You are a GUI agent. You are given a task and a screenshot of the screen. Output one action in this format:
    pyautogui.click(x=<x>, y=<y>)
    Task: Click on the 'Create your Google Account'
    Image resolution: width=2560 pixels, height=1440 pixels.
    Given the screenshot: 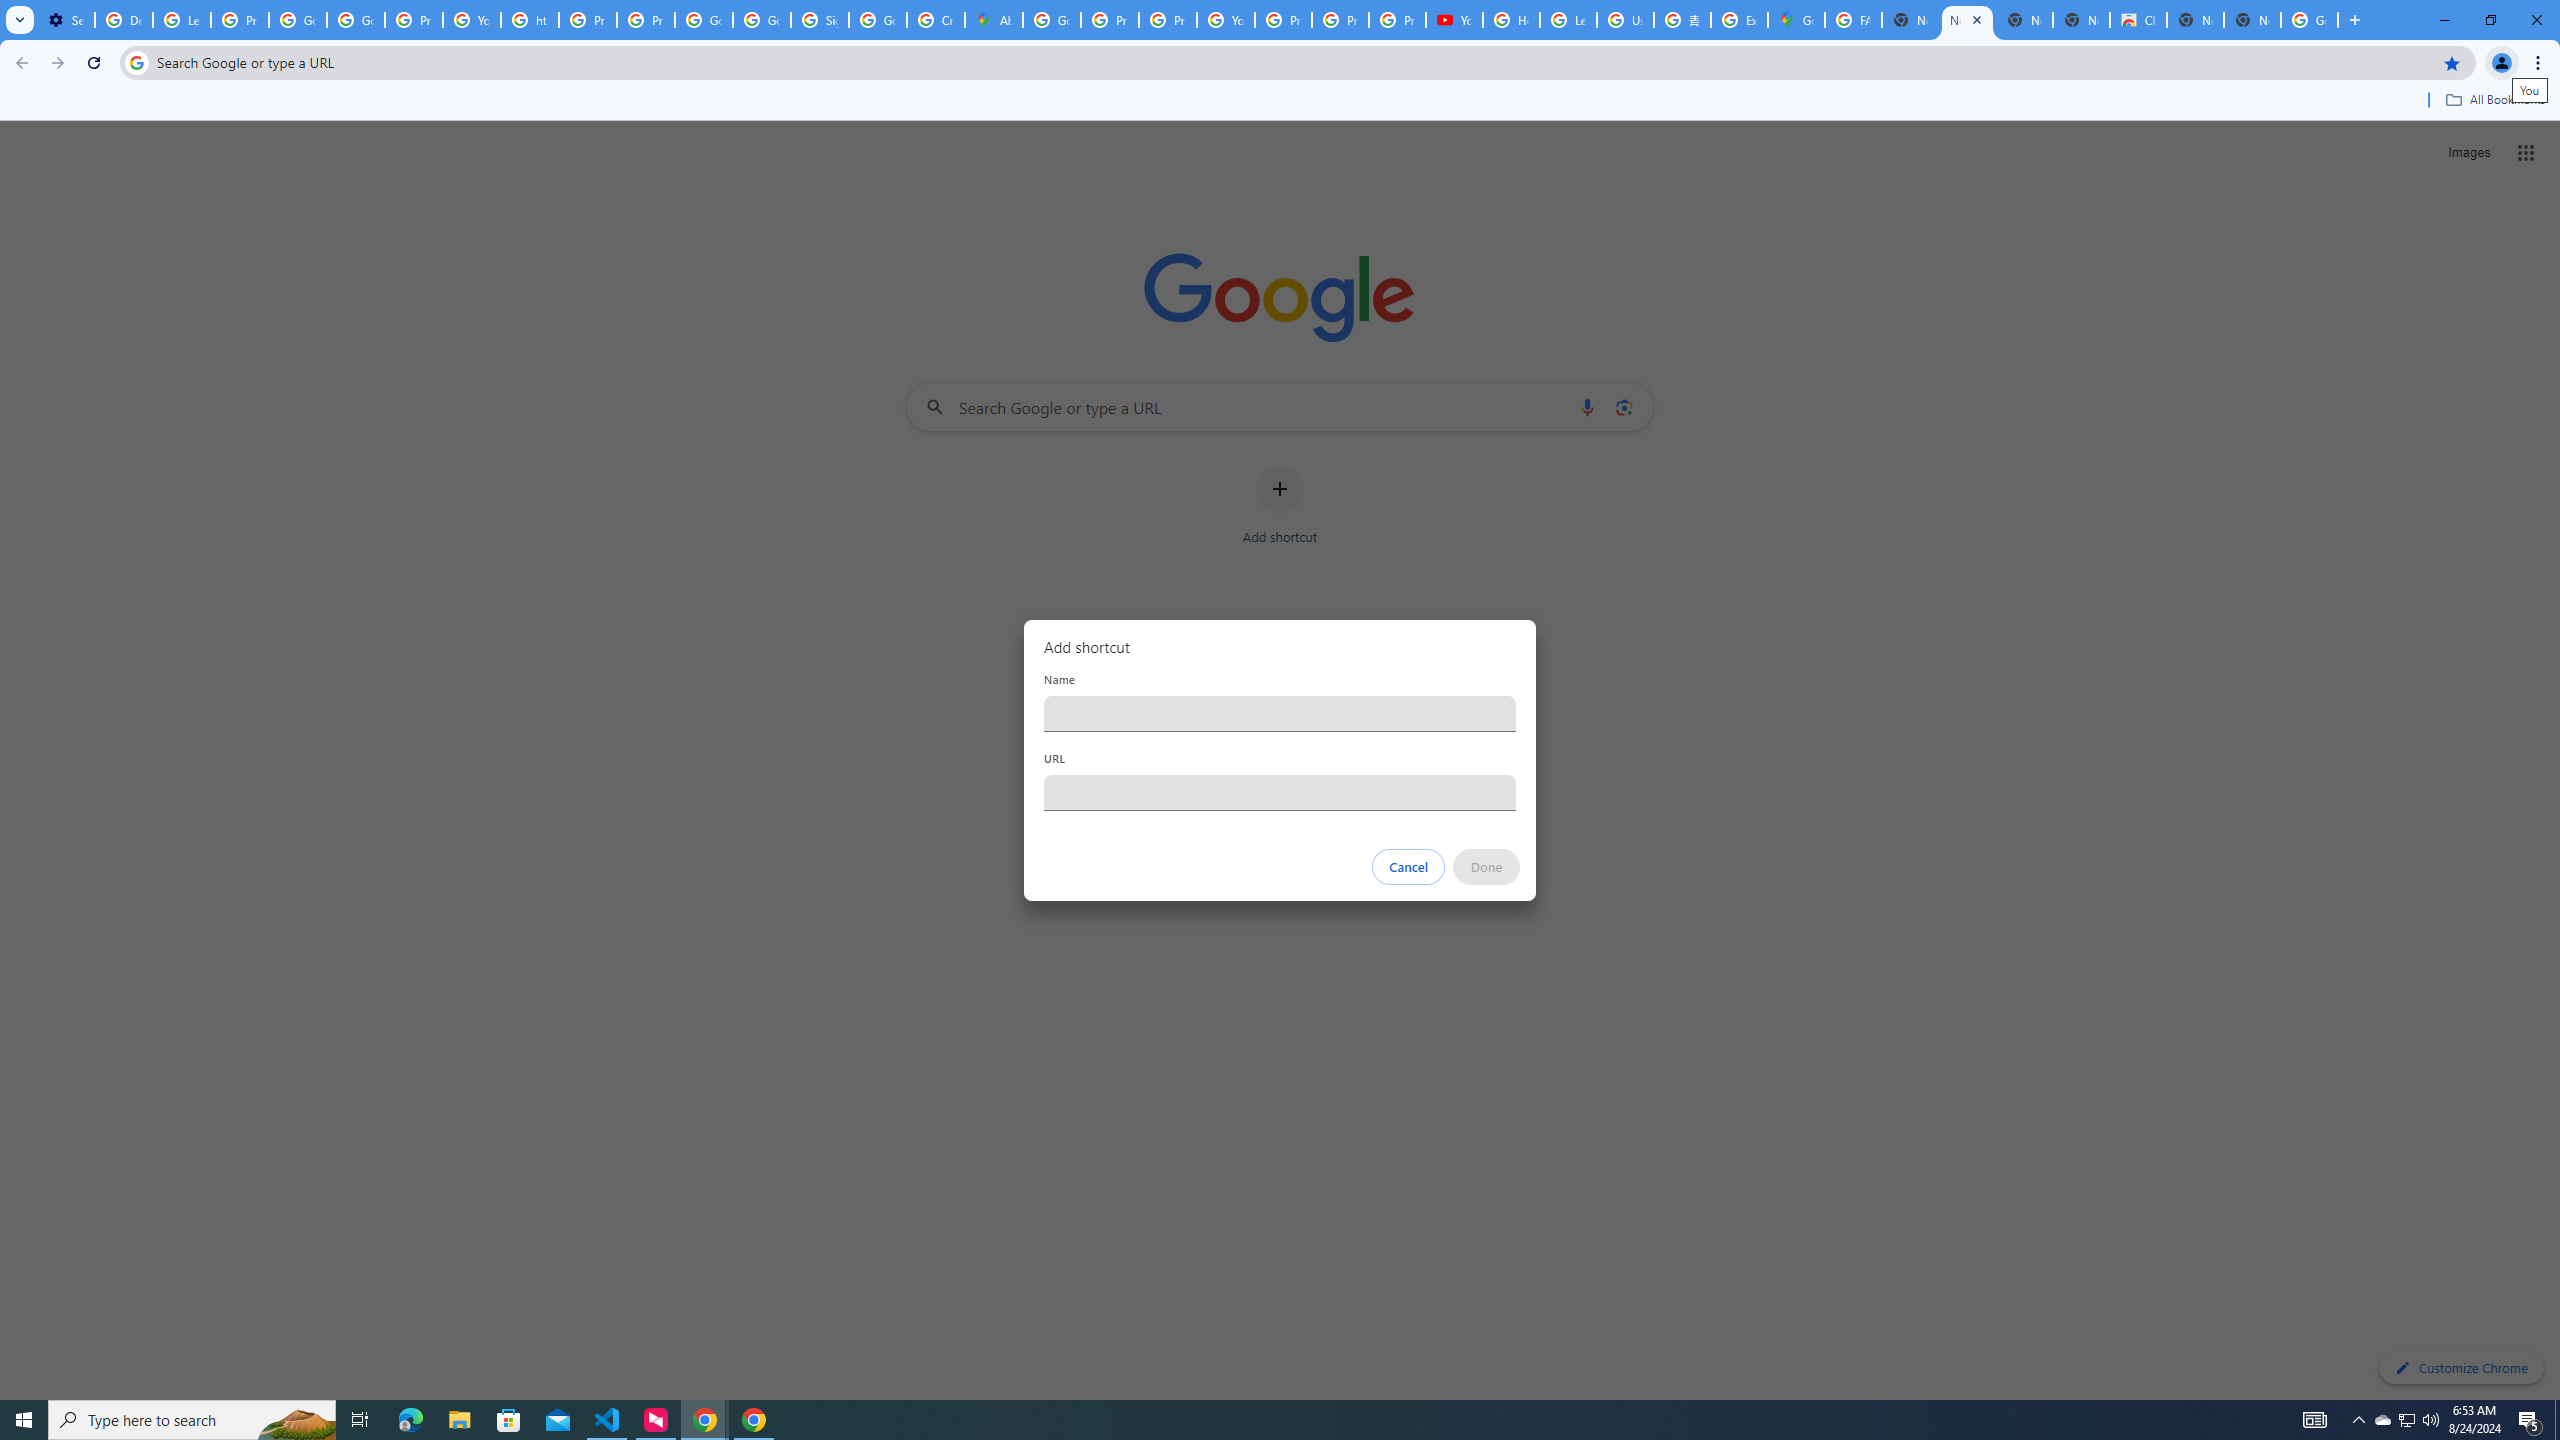 What is the action you would take?
    pyautogui.click(x=934, y=19)
    